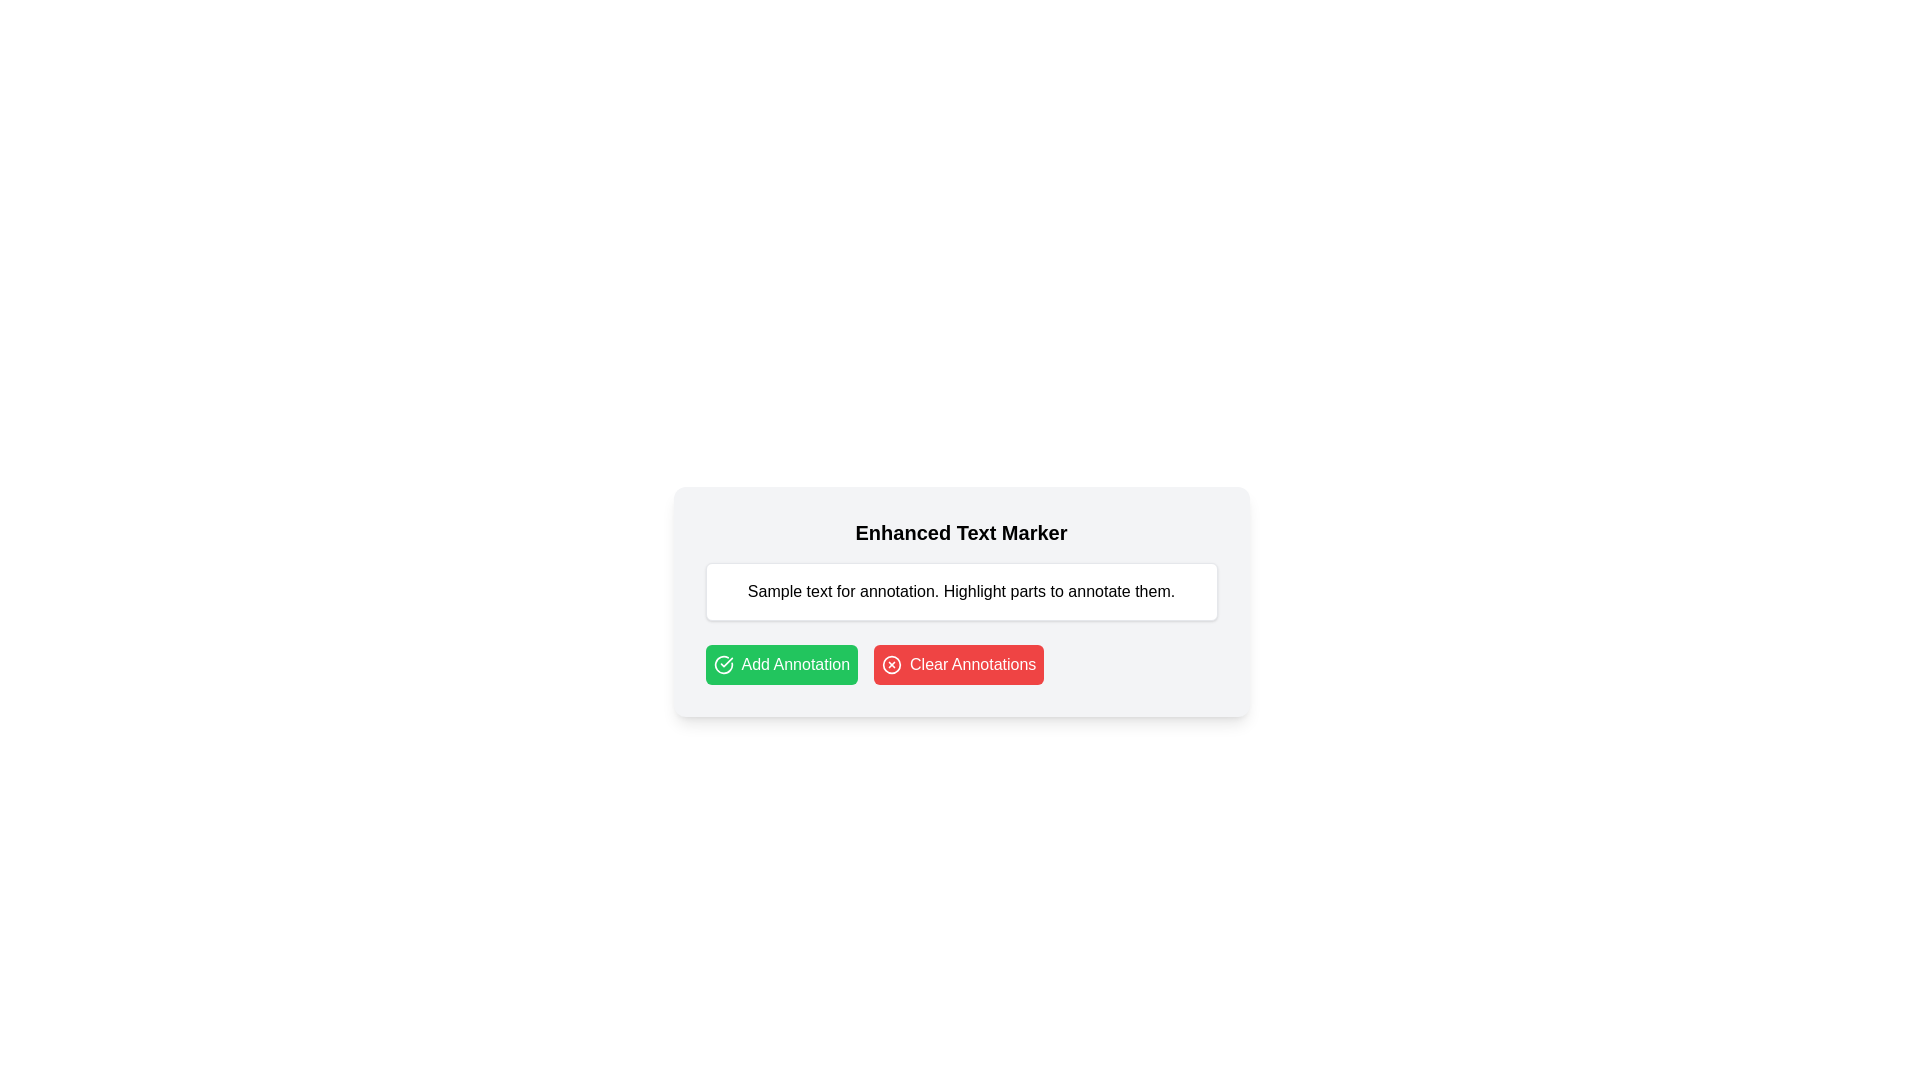  I want to click on the 34th character in the sentence 'Sample text for annotation. Highlight parts to annotate them.', so click(1014, 590).